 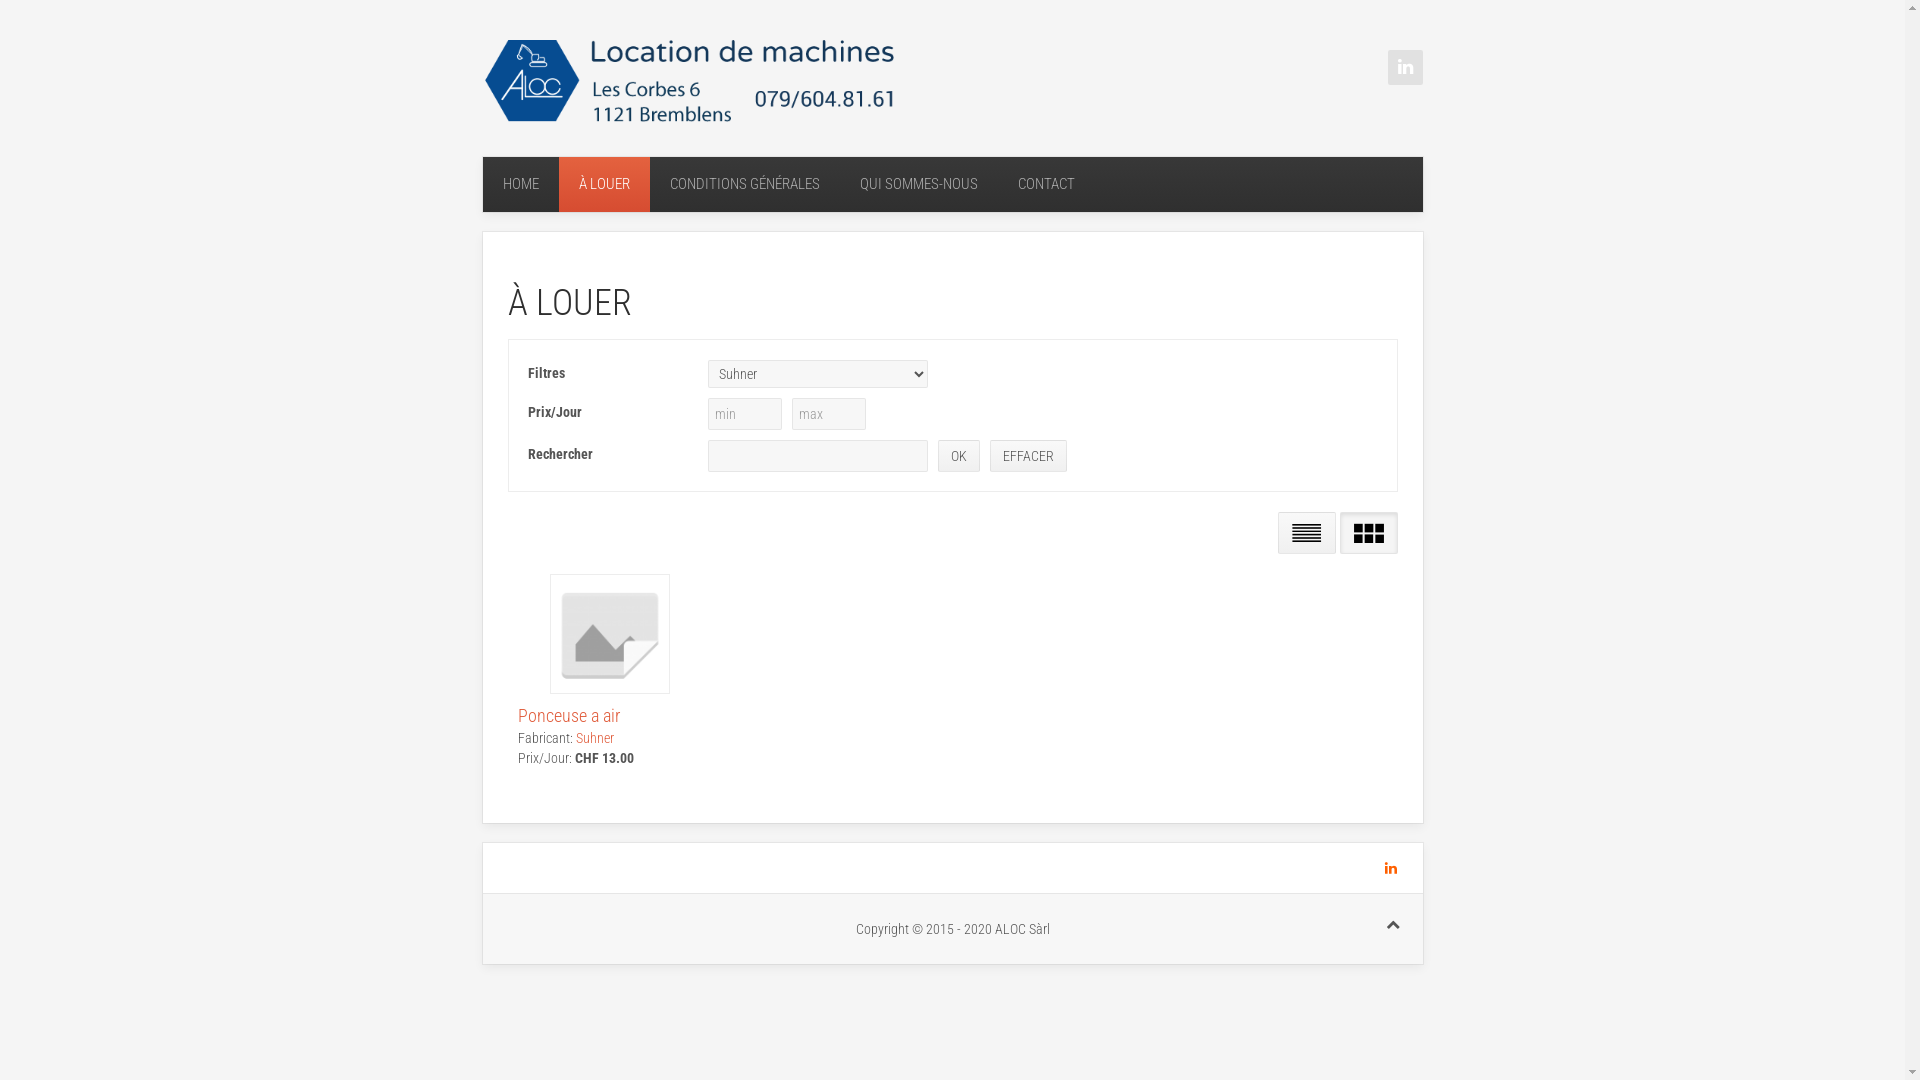 I want to click on 'QUI SOMMES-NOUS', so click(x=840, y=184).